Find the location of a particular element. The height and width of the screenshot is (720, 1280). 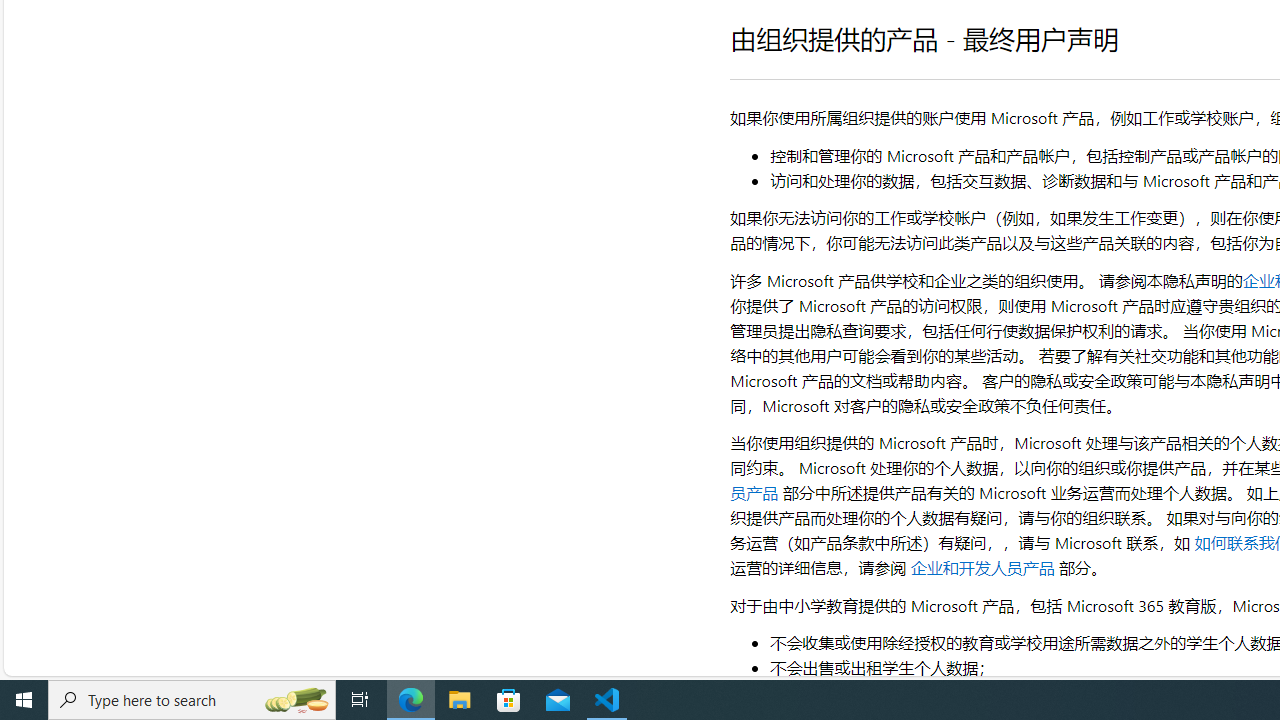

'Search highlights icon opens search home window' is located at coordinates (294, 698).